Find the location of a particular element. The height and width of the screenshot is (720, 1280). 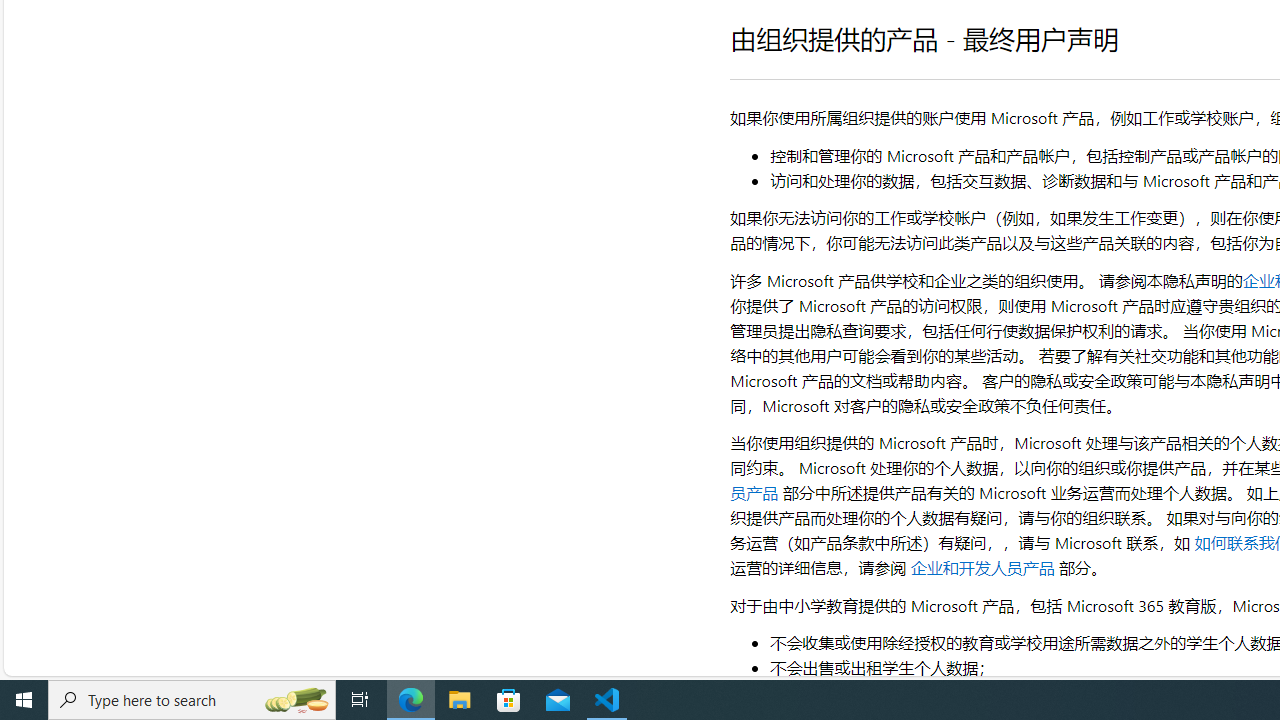

'Search highlights icon opens search home window' is located at coordinates (294, 698).